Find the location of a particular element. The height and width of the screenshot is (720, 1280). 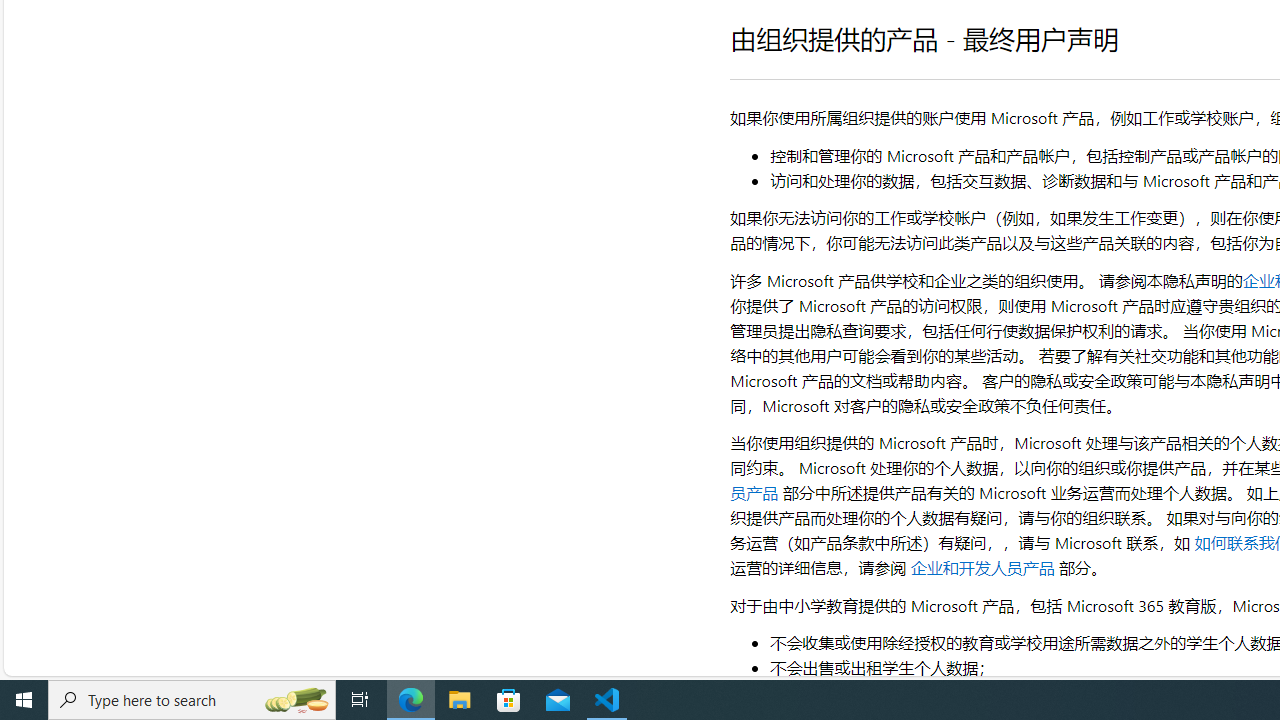

'Search highlights icon opens search home window' is located at coordinates (294, 698).